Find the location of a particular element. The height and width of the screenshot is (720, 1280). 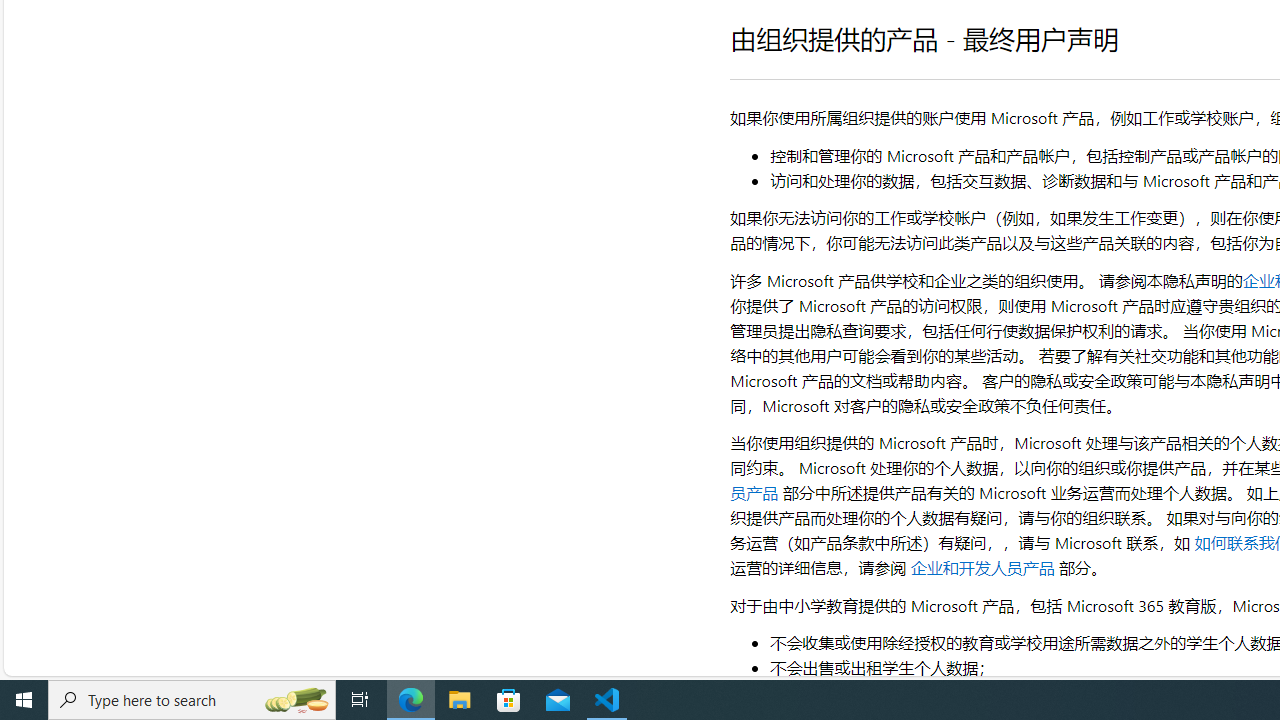

'Search highlights icon opens search home window' is located at coordinates (294, 698).